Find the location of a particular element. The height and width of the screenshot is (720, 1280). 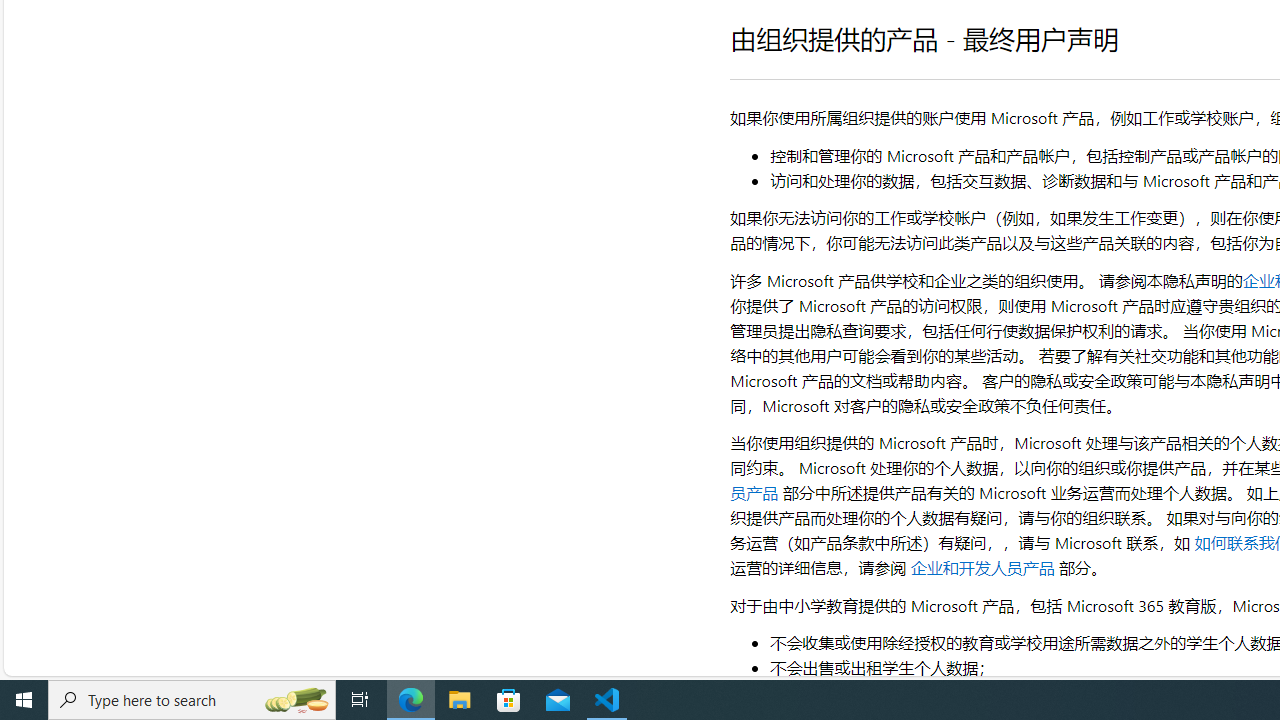

'Search highlights icon opens search home window' is located at coordinates (294, 698).